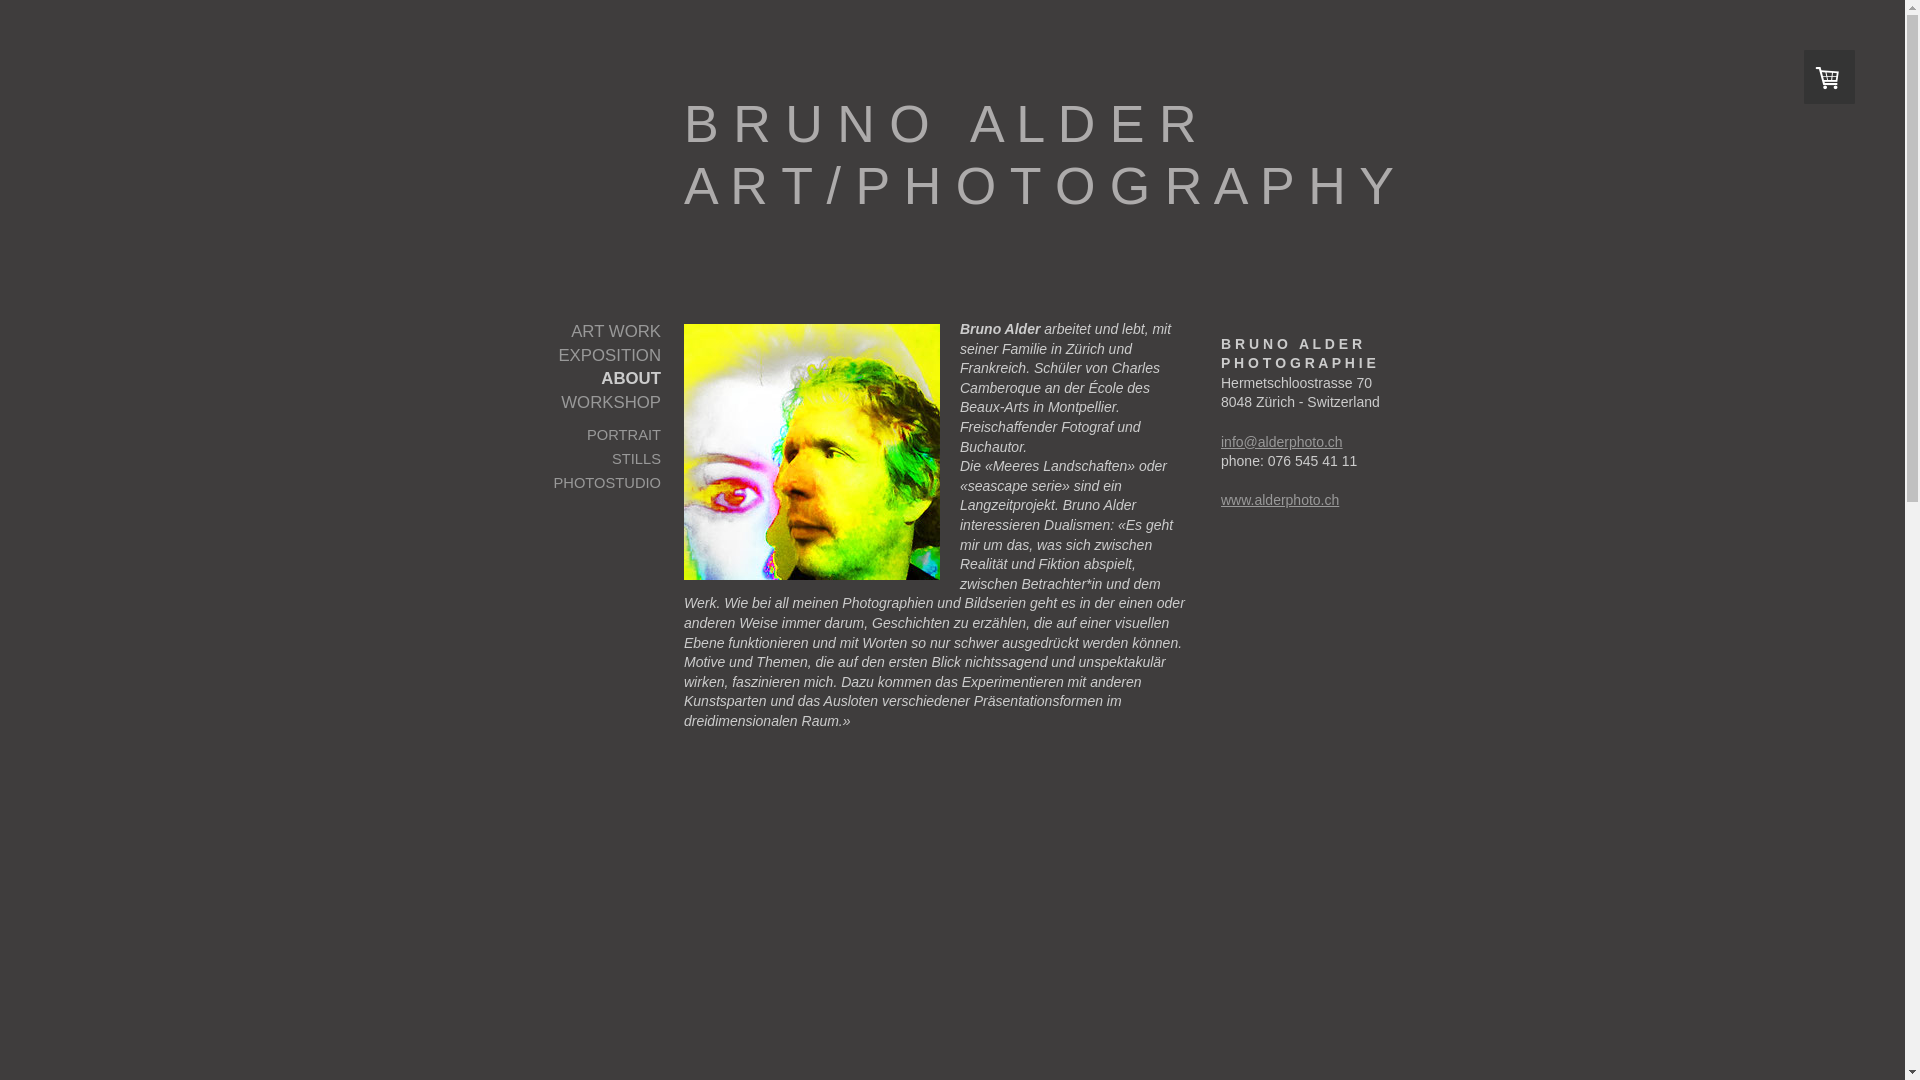 Image resolution: width=1920 pixels, height=1080 pixels. I want to click on 'EXPOSITION', so click(574, 354).